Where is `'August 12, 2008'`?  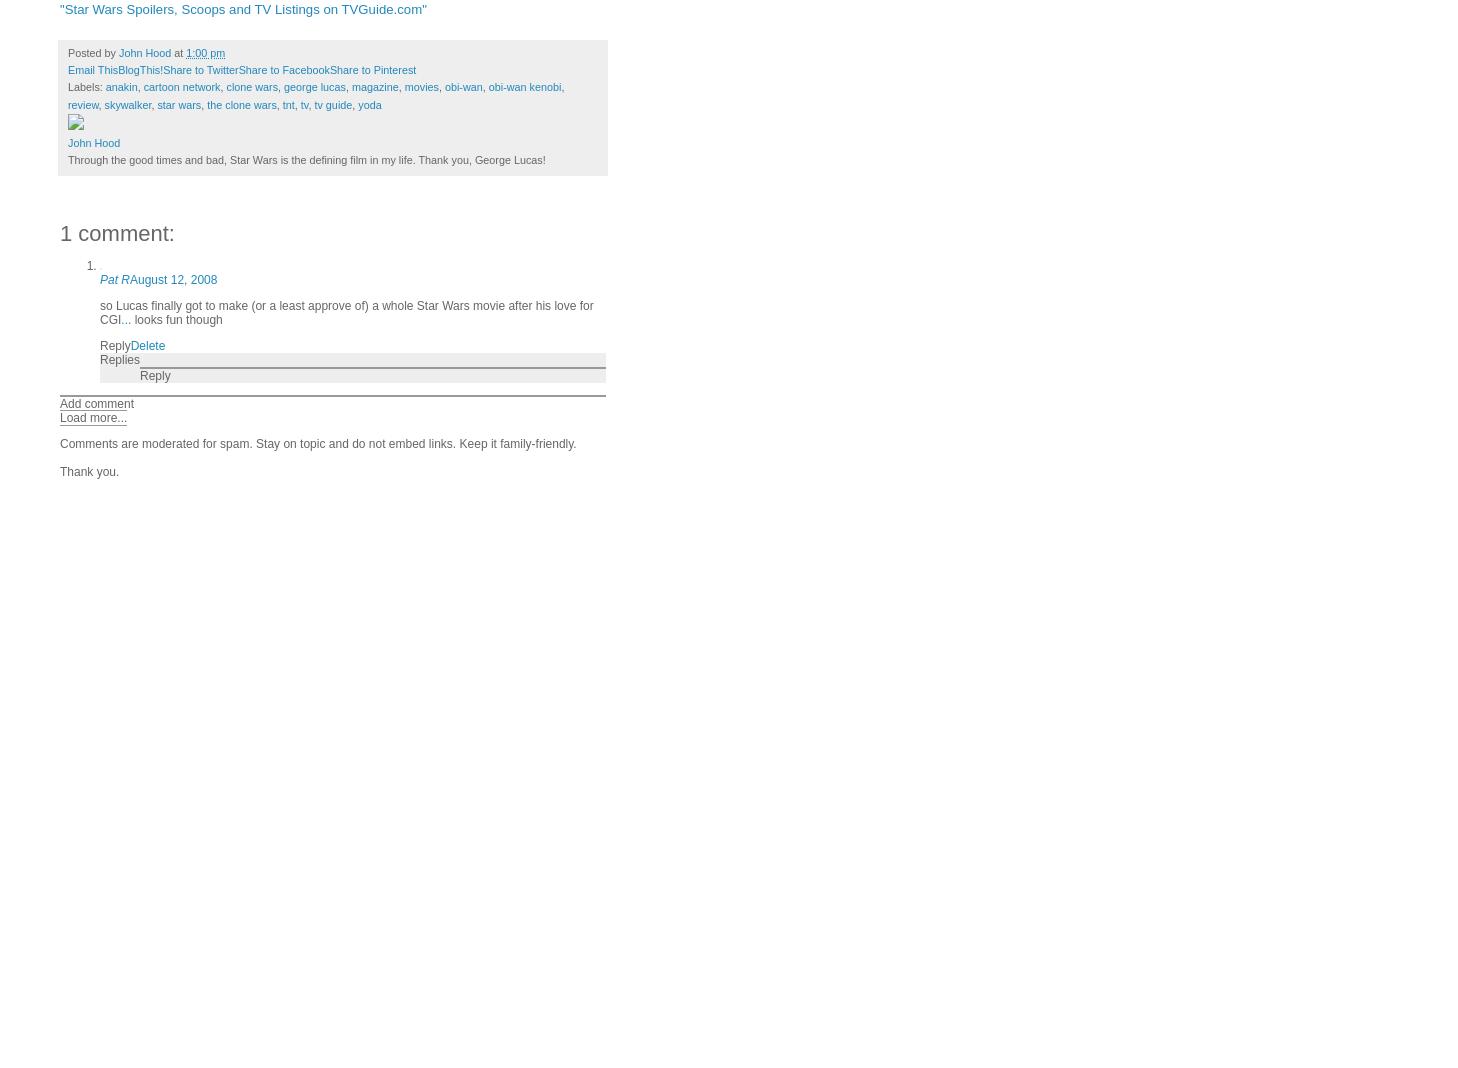
'August 12, 2008' is located at coordinates (172, 277).